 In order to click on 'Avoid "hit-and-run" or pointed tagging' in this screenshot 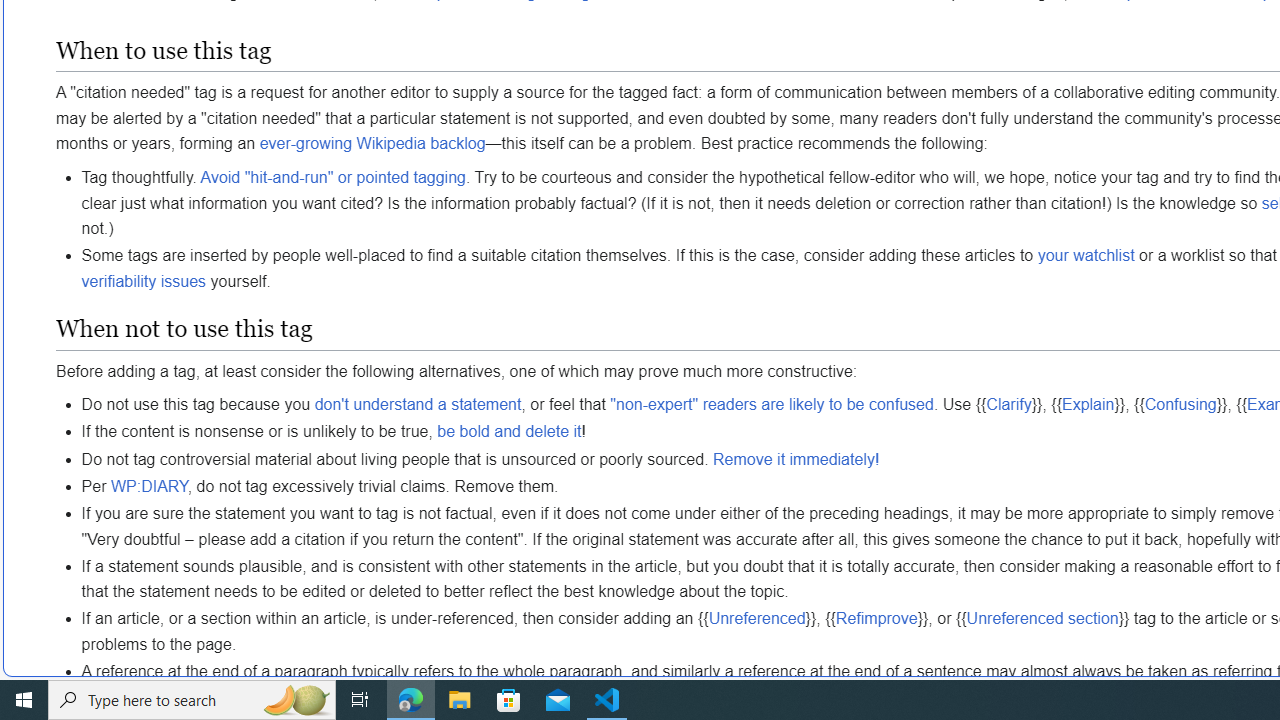, I will do `click(332, 175)`.